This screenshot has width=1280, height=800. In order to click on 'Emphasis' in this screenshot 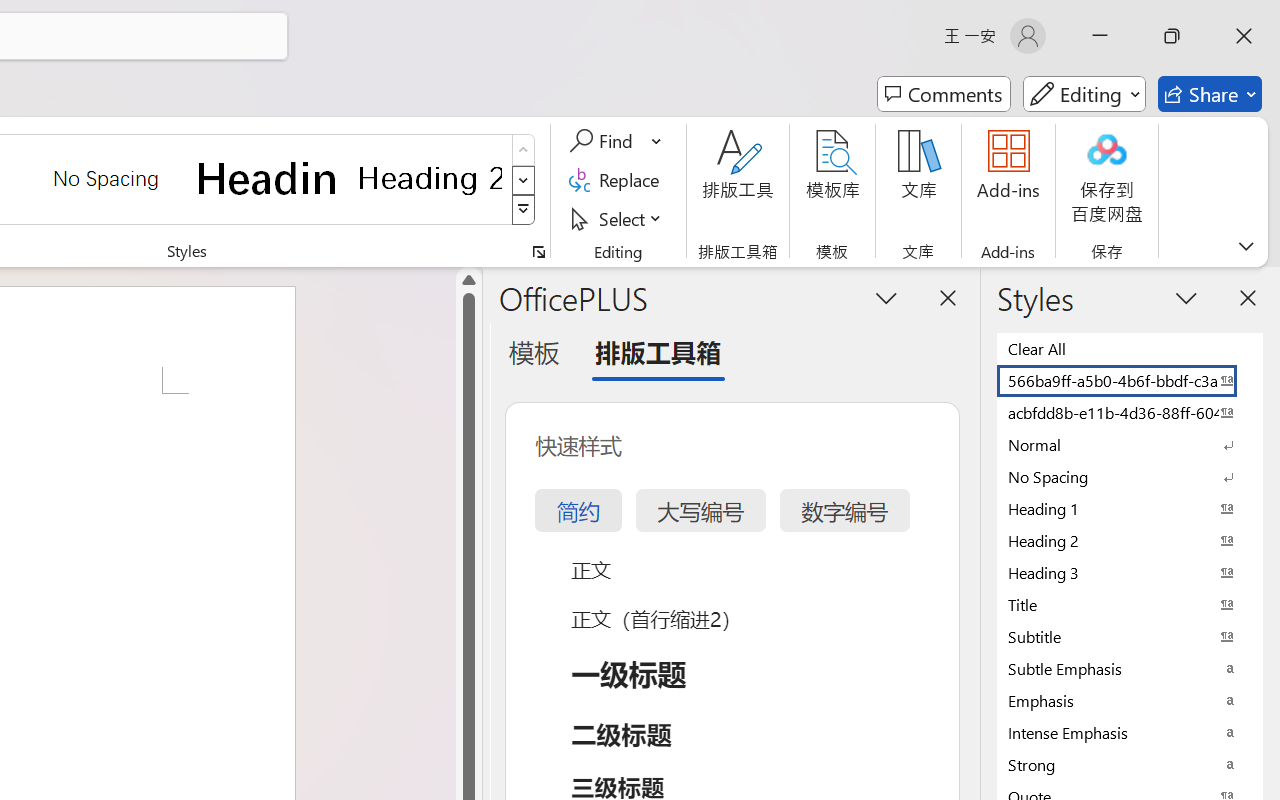, I will do `click(1130, 700)`.